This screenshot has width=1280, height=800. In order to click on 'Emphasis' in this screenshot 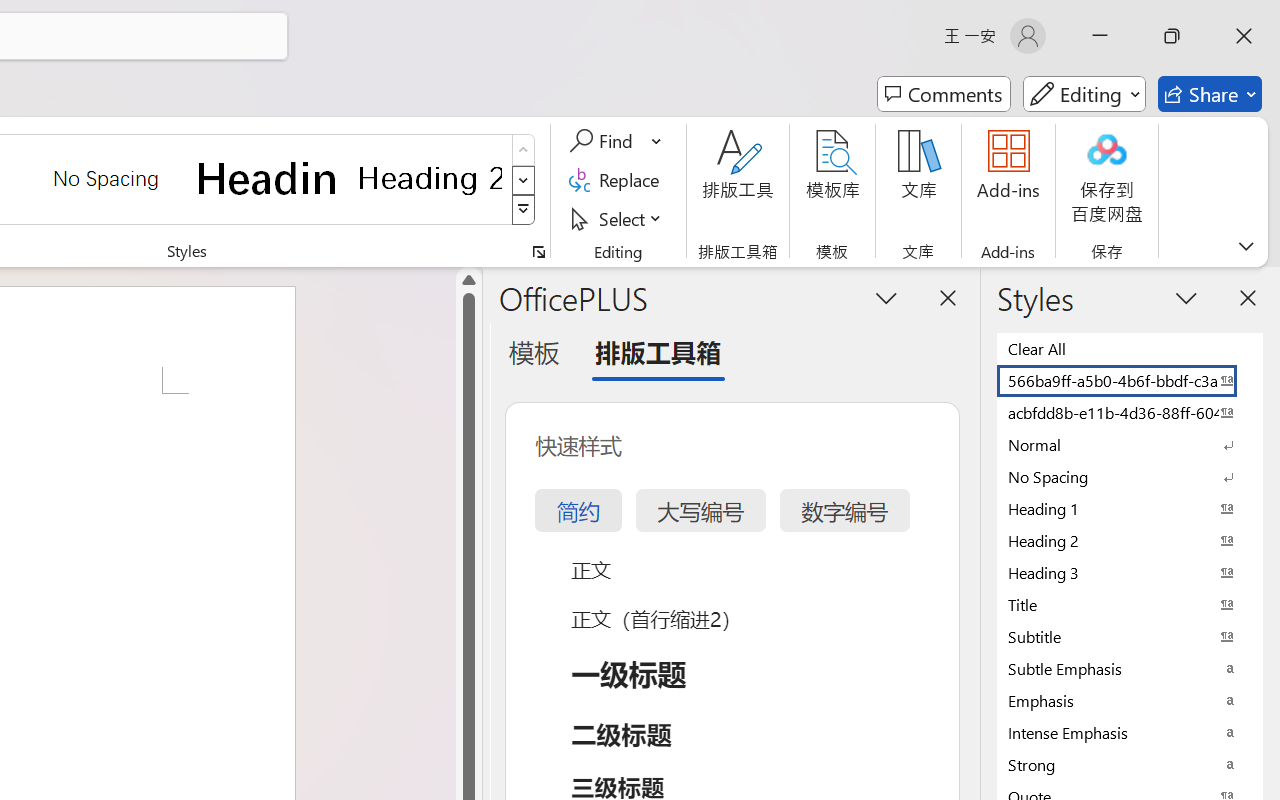, I will do `click(1130, 700)`.